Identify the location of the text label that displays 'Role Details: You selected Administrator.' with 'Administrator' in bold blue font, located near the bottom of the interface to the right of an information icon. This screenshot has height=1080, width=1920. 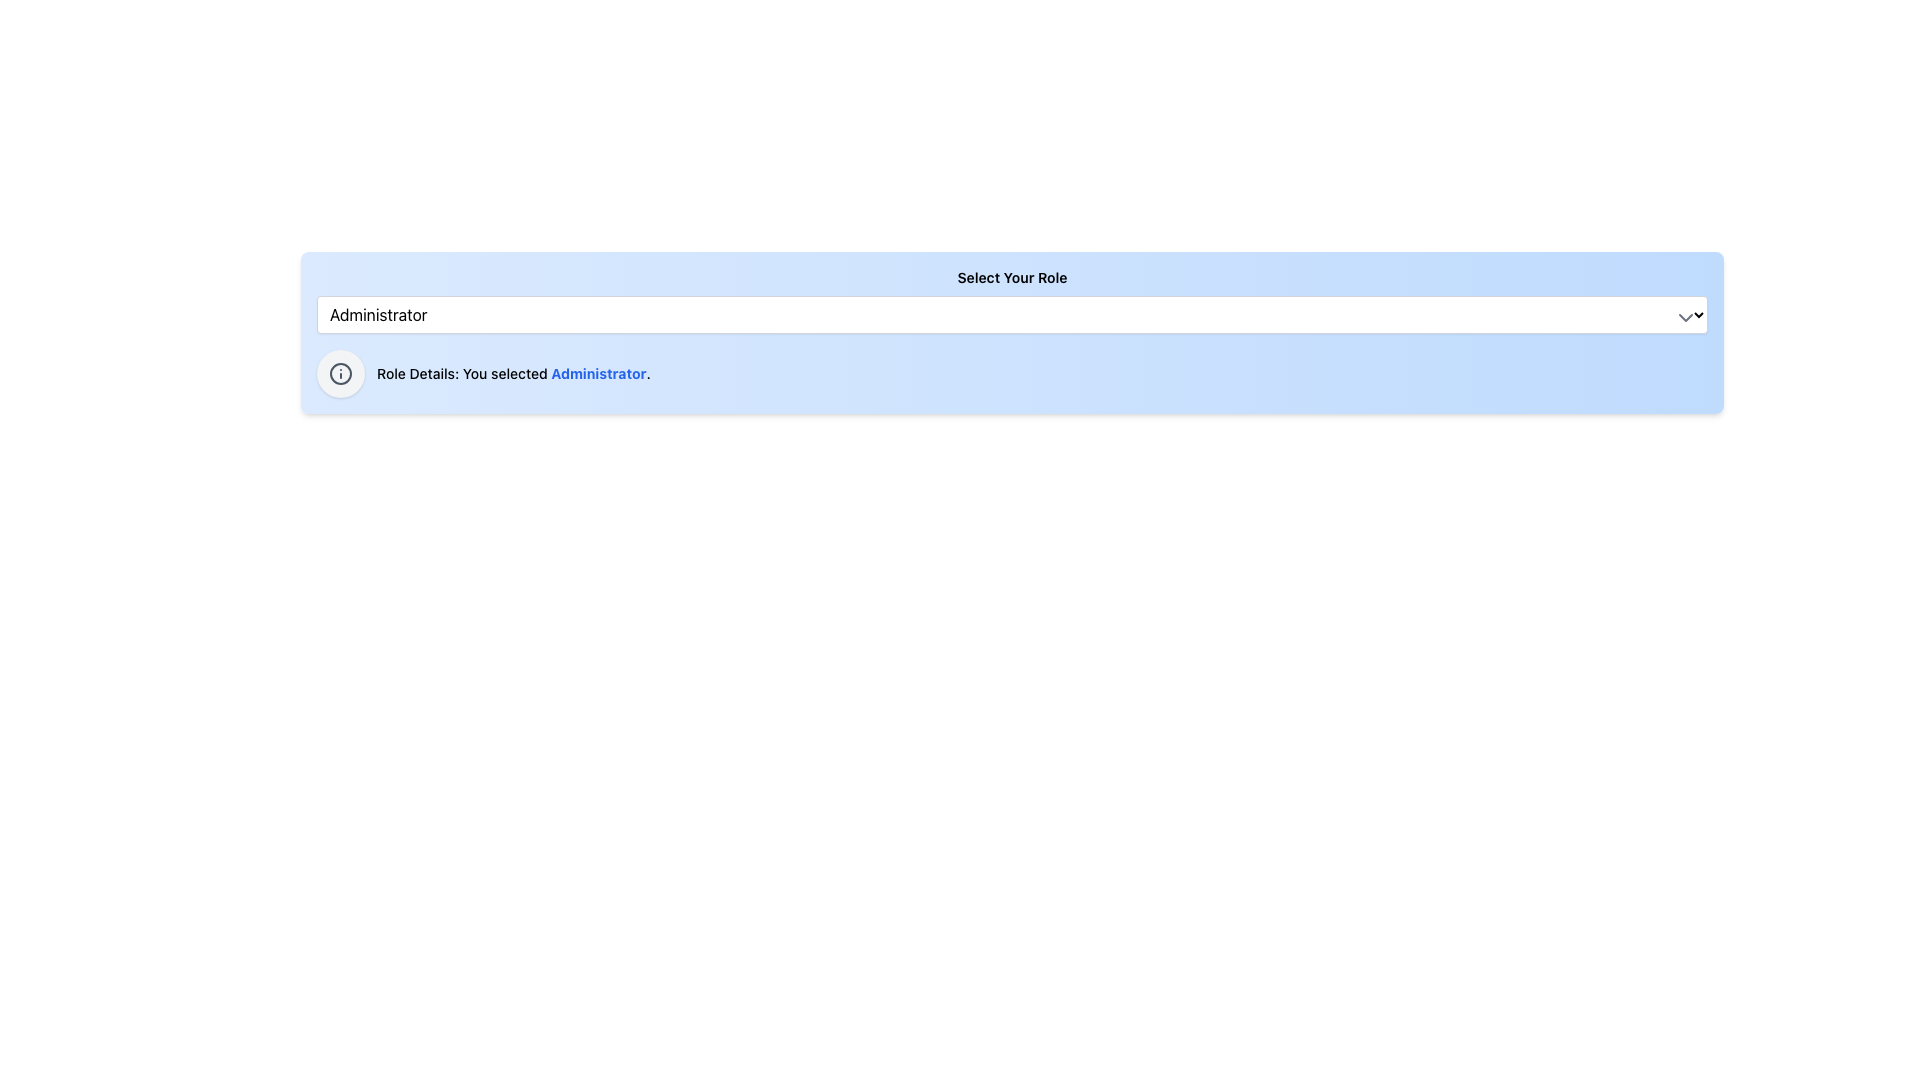
(513, 374).